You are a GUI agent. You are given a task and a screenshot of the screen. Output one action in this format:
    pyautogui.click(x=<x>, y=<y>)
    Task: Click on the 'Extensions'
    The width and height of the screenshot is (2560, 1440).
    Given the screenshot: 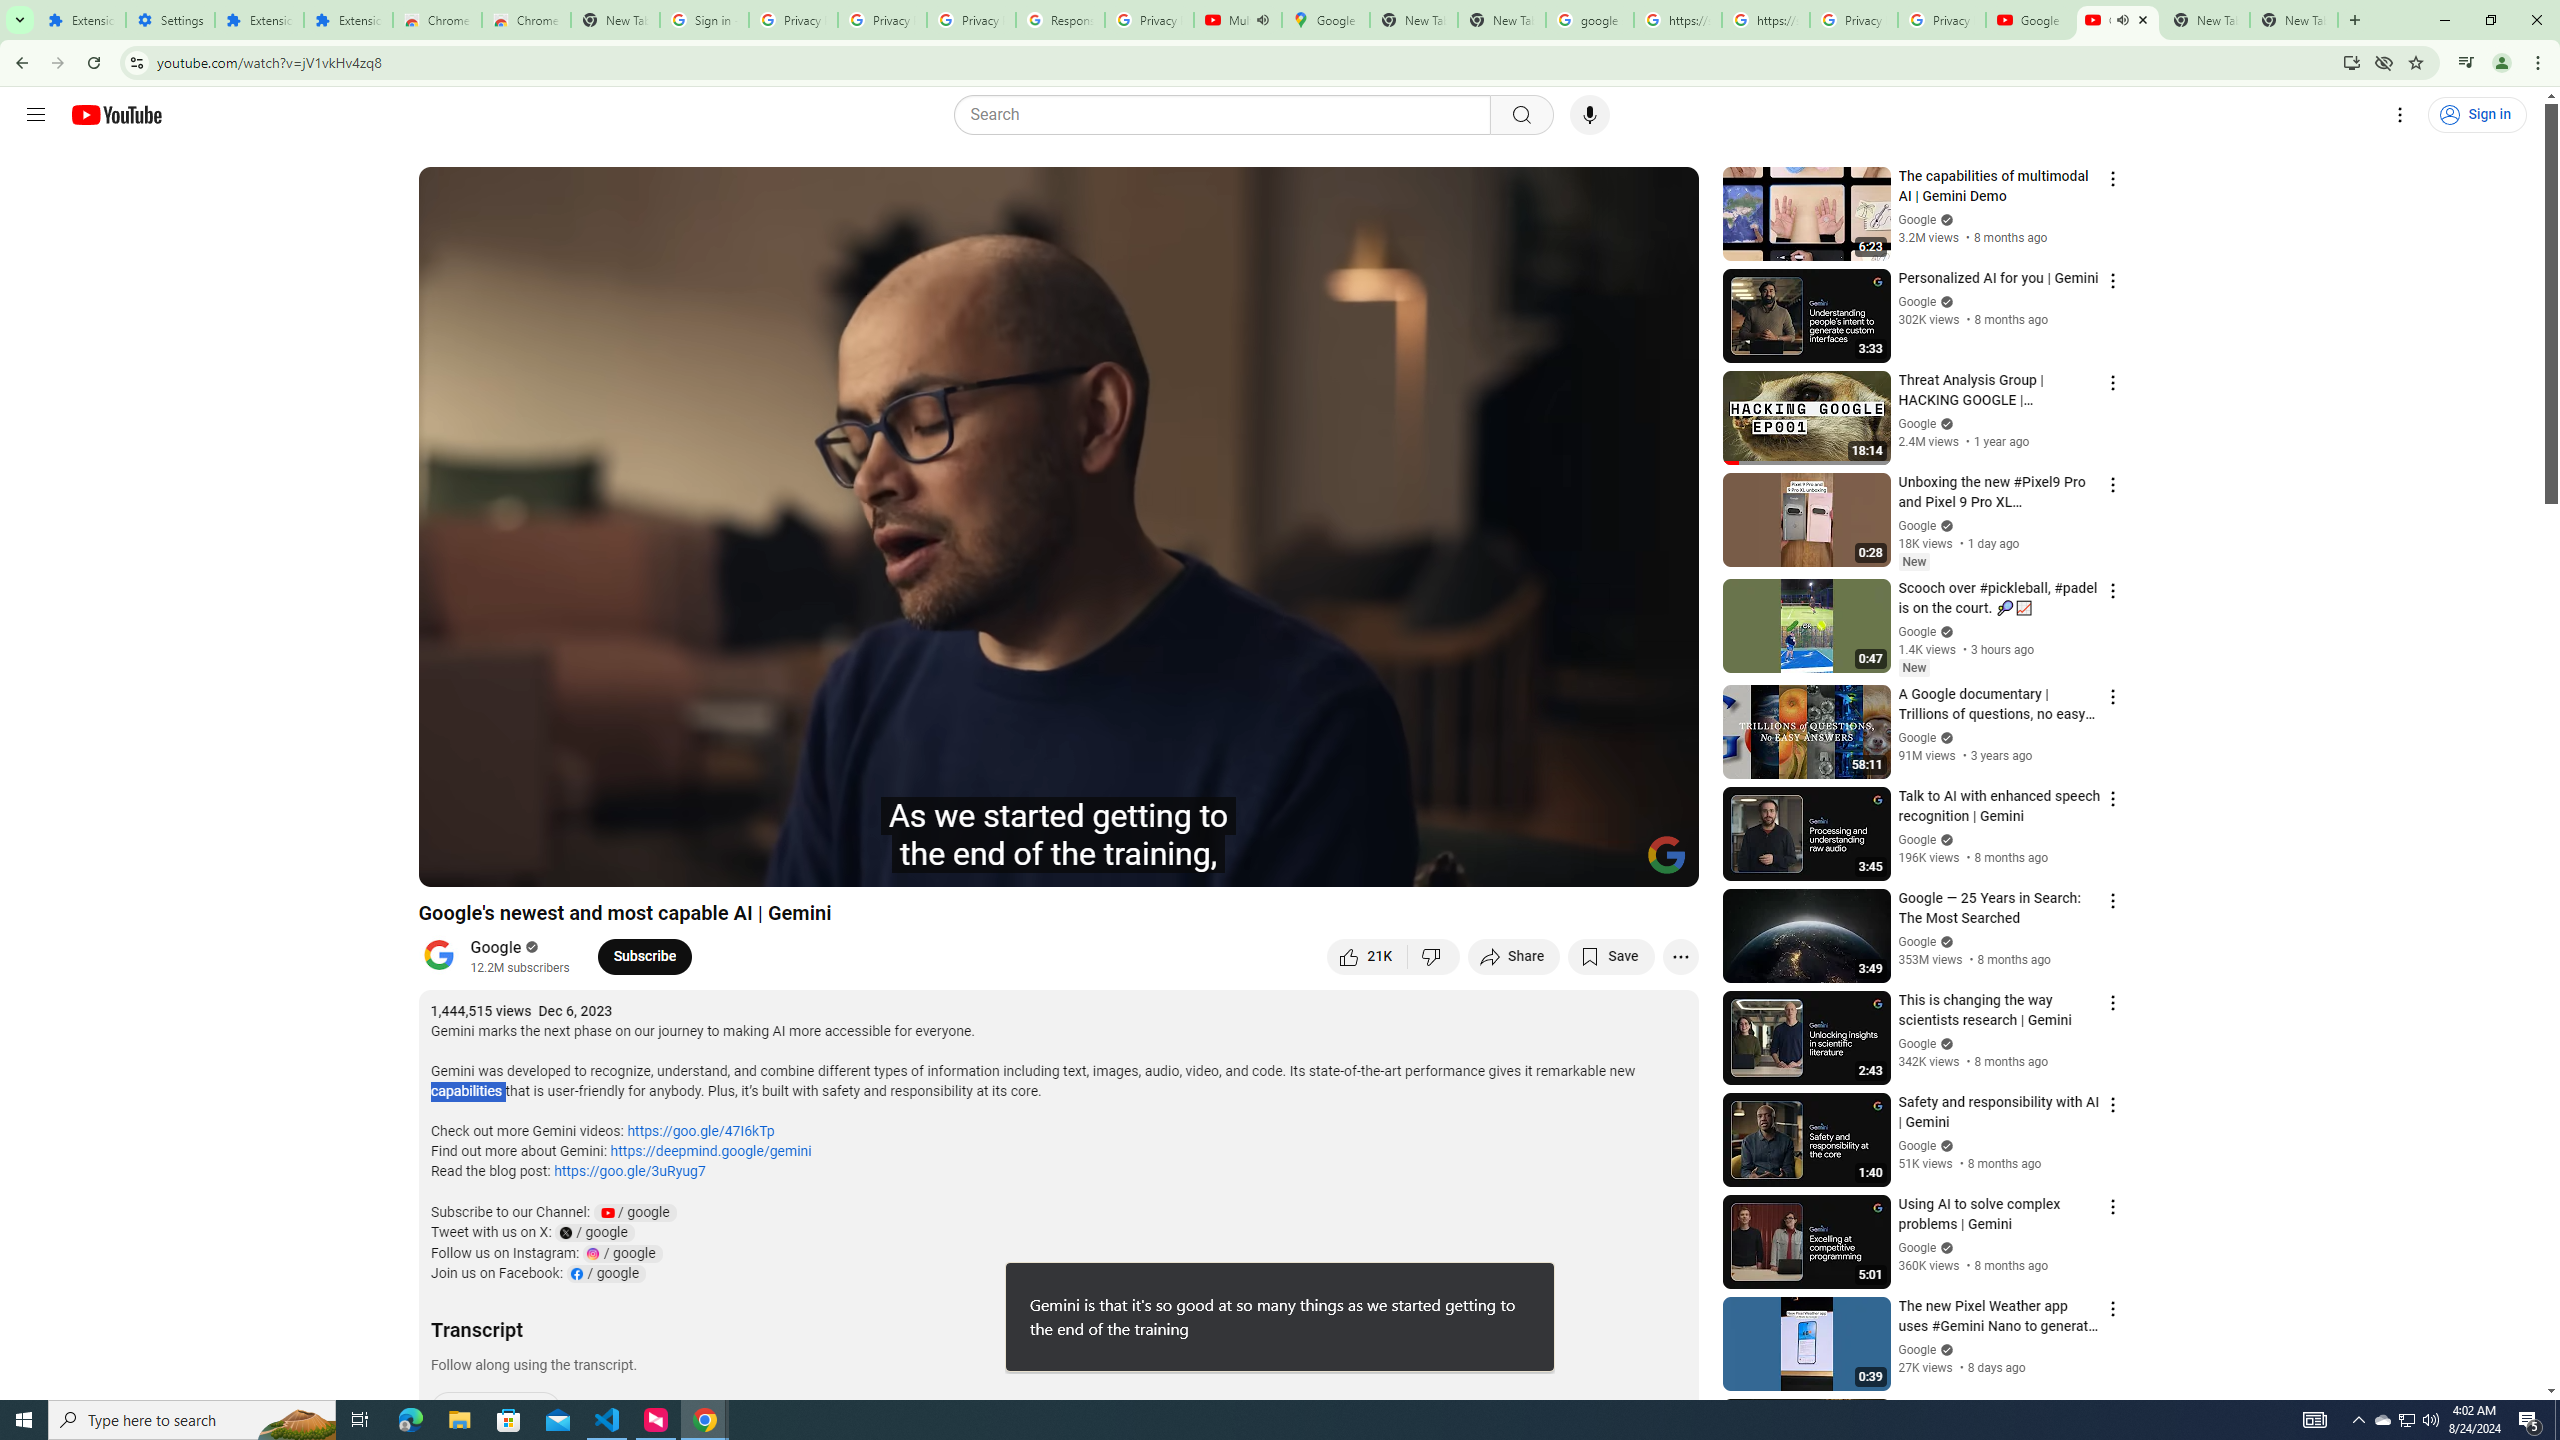 What is the action you would take?
    pyautogui.click(x=347, y=19)
    